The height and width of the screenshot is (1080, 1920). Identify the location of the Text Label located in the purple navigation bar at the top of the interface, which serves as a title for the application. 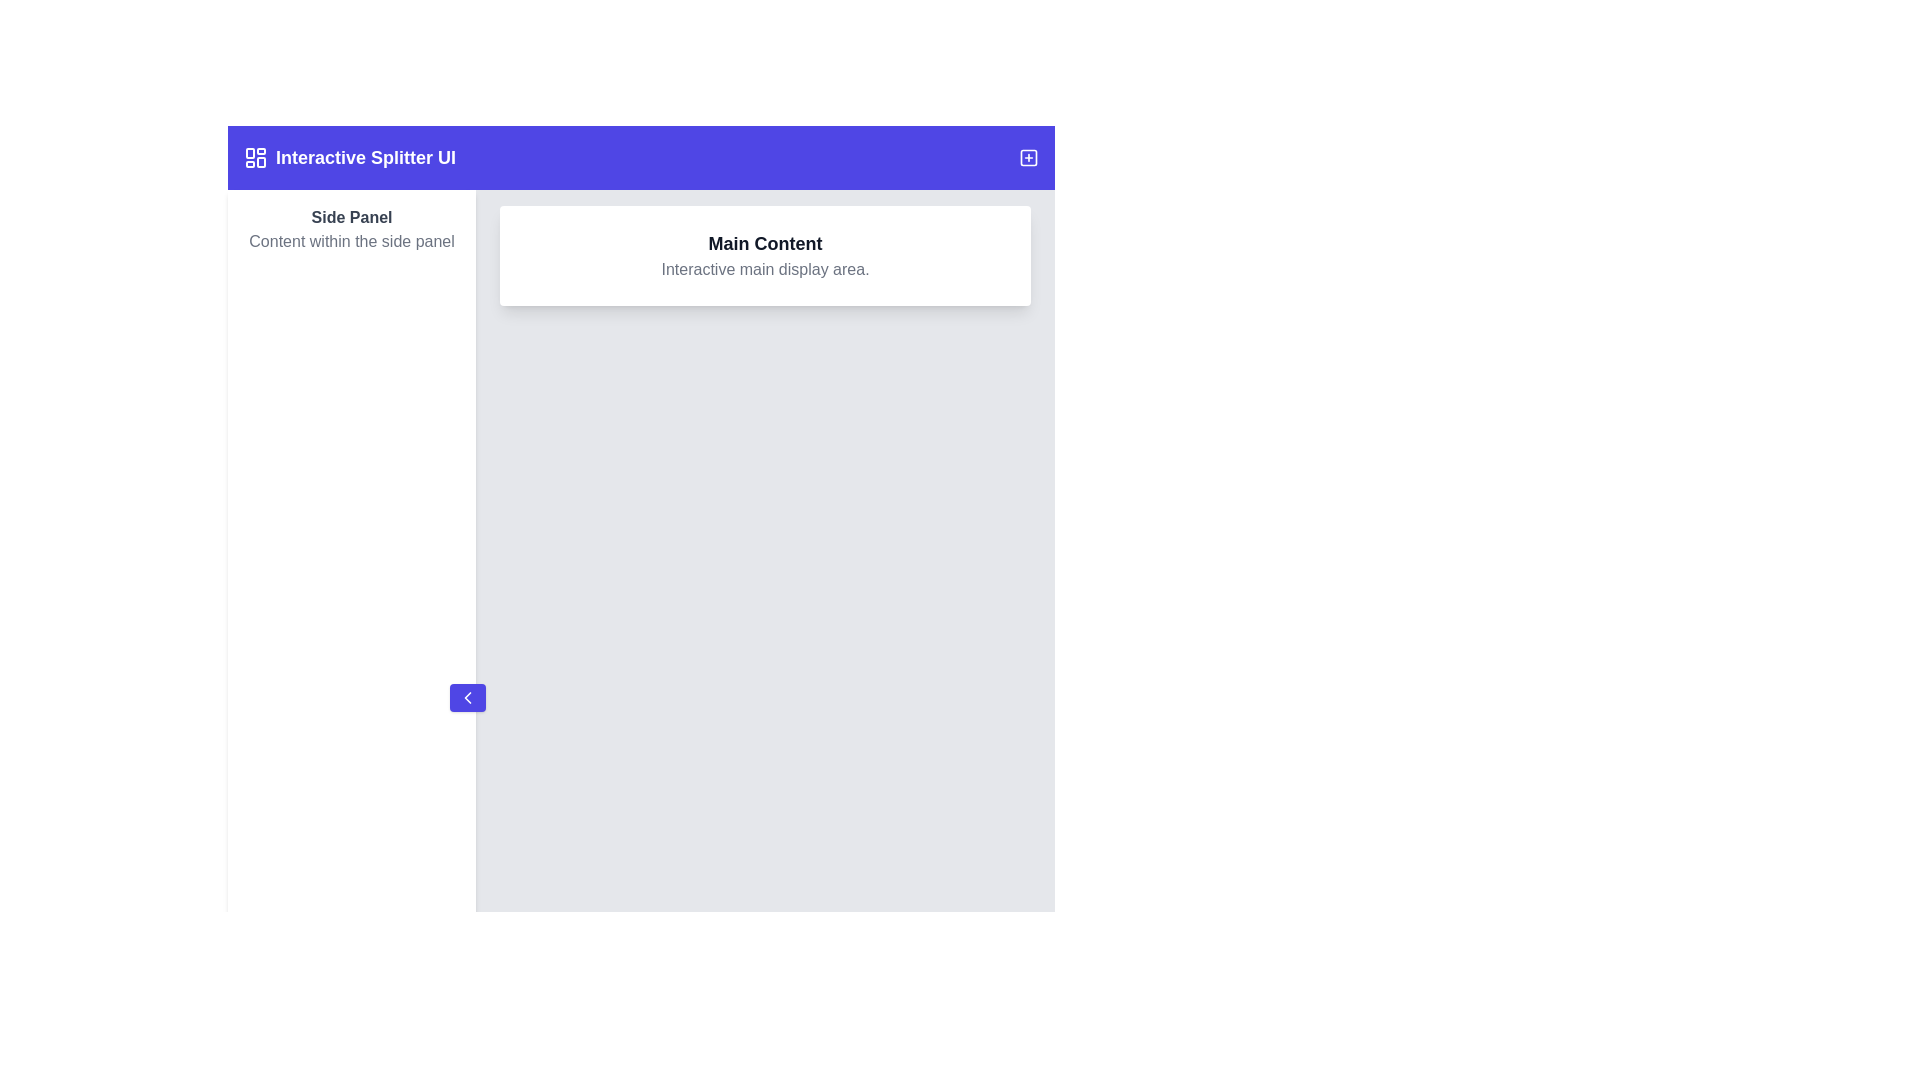
(350, 157).